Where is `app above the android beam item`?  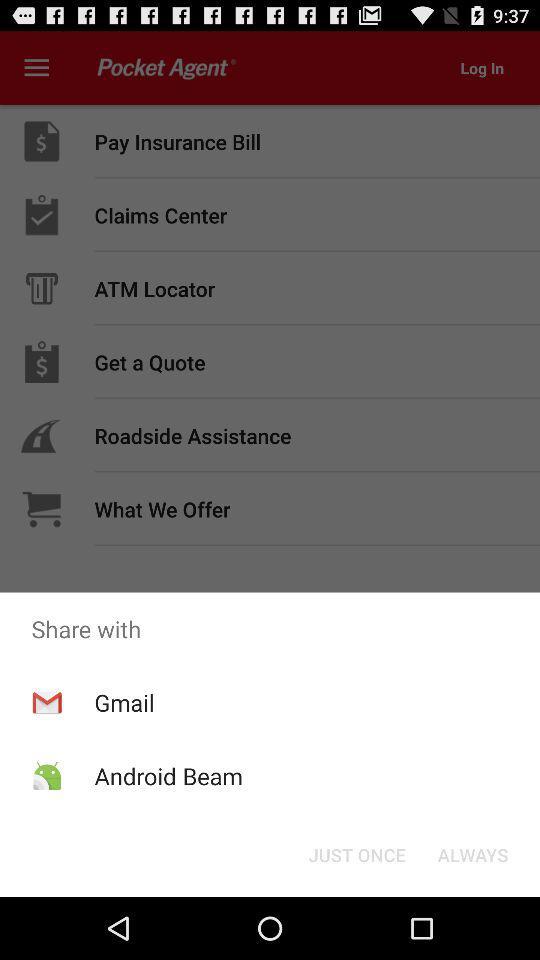
app above the android beam item is located at coordinates (124, 702).